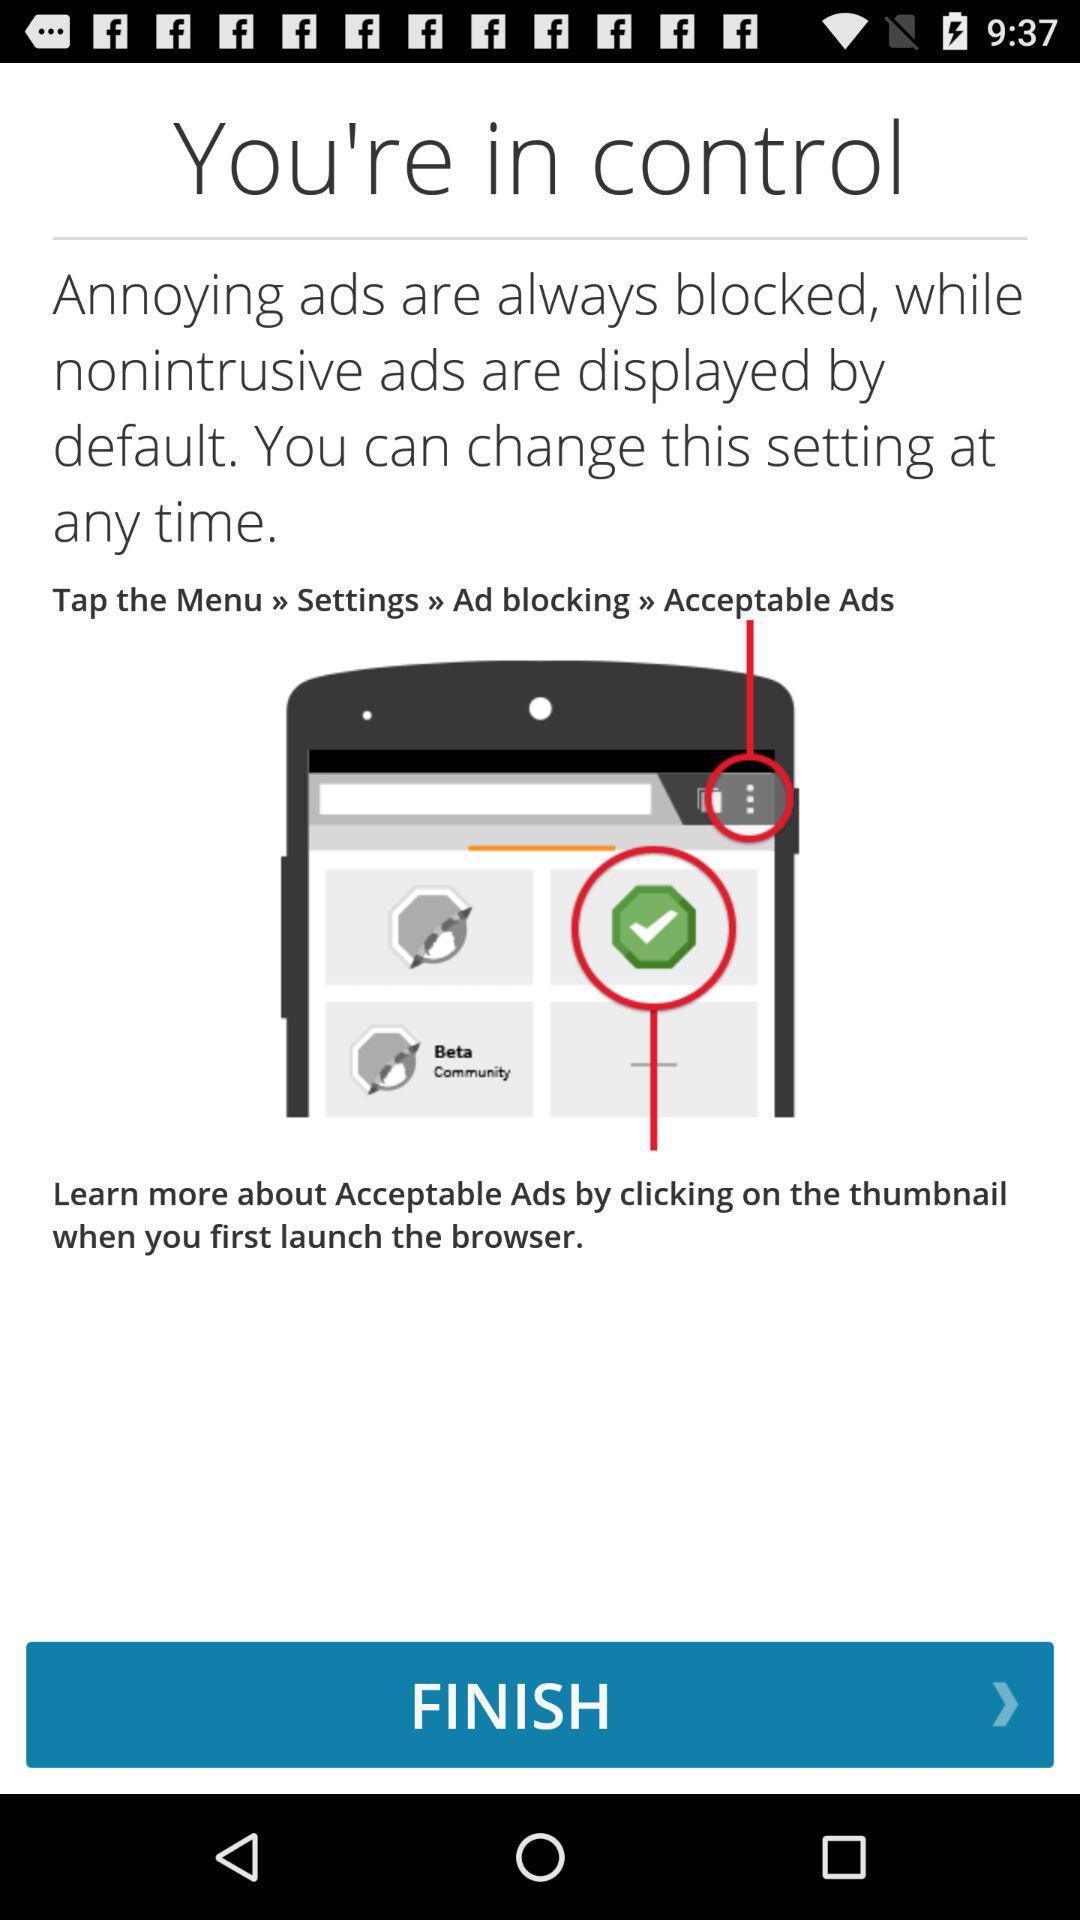 This screenshot has width=1080, height=1920. I want to click on button at the bottom, so click(540, 1703).